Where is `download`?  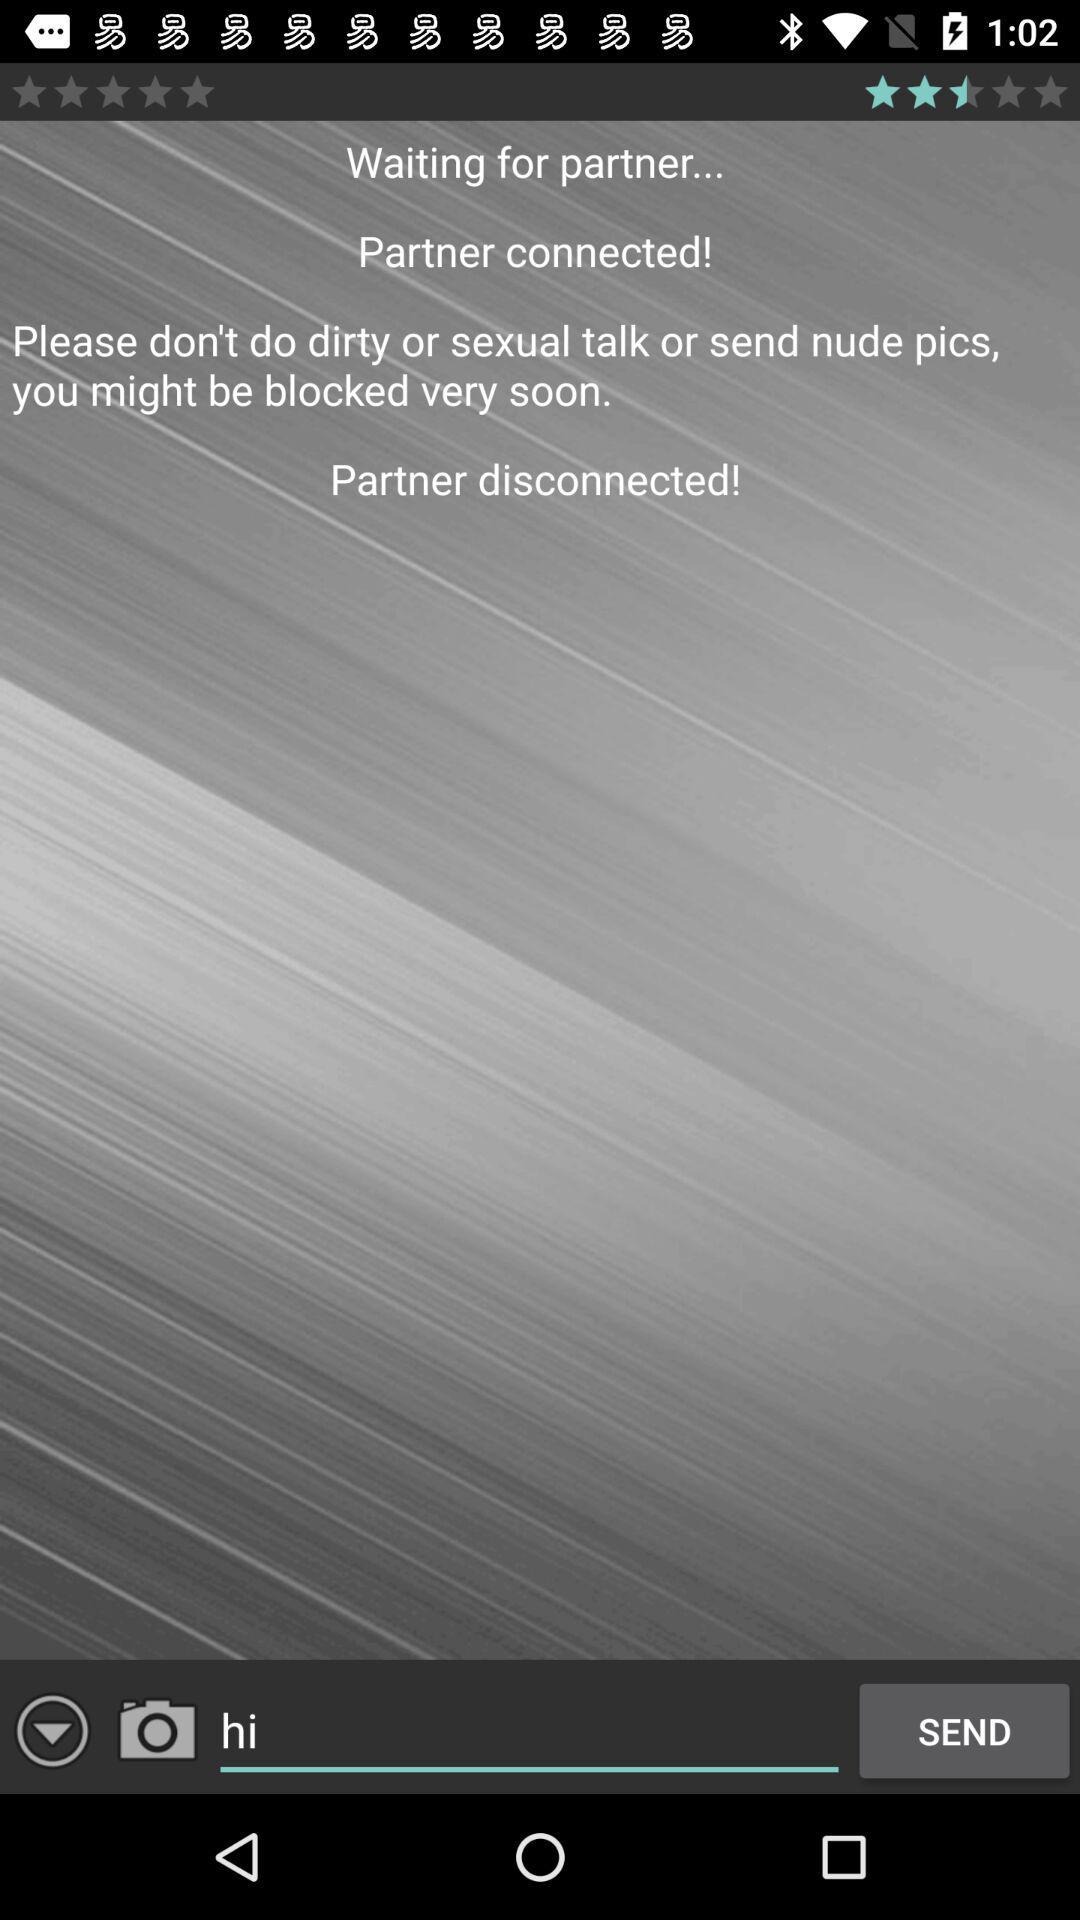 download is located at coordinates (51, 1730).